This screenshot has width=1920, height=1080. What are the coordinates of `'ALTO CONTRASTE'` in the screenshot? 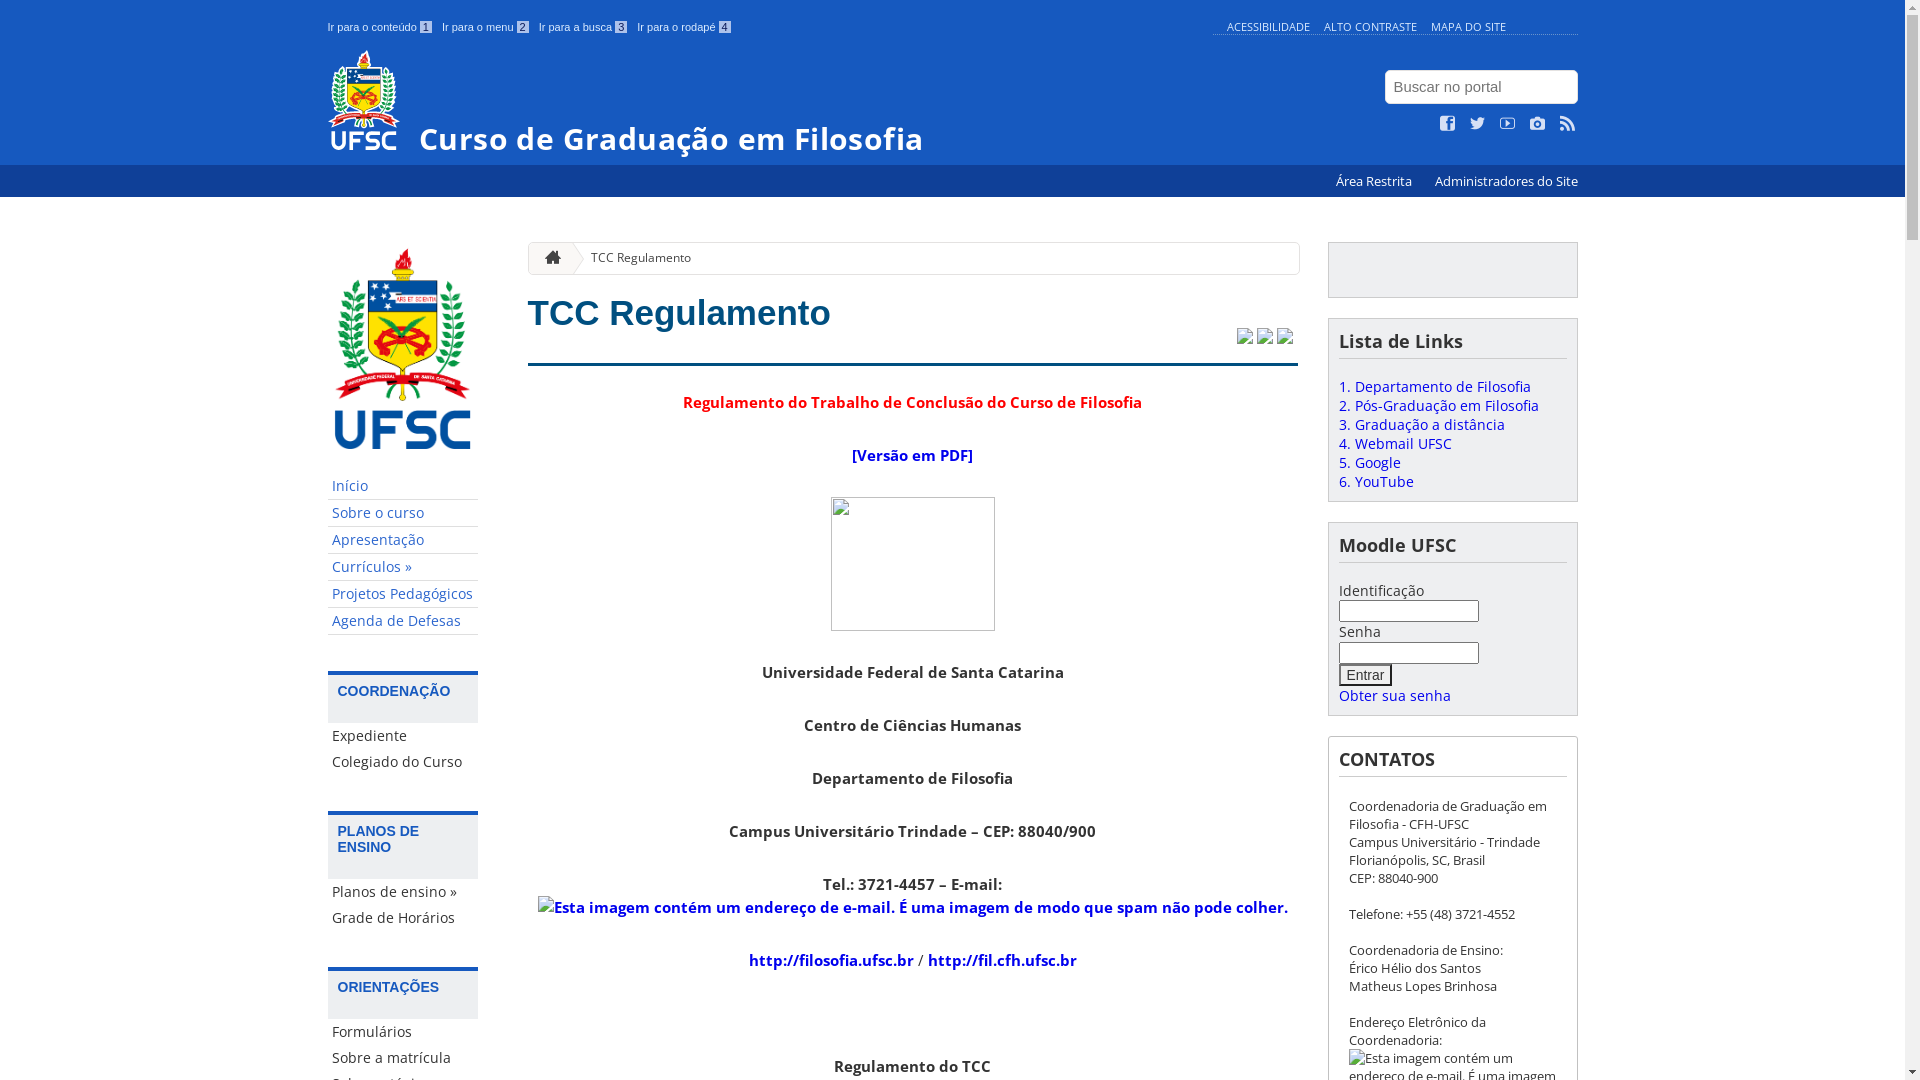 It's located at (1369, 26).